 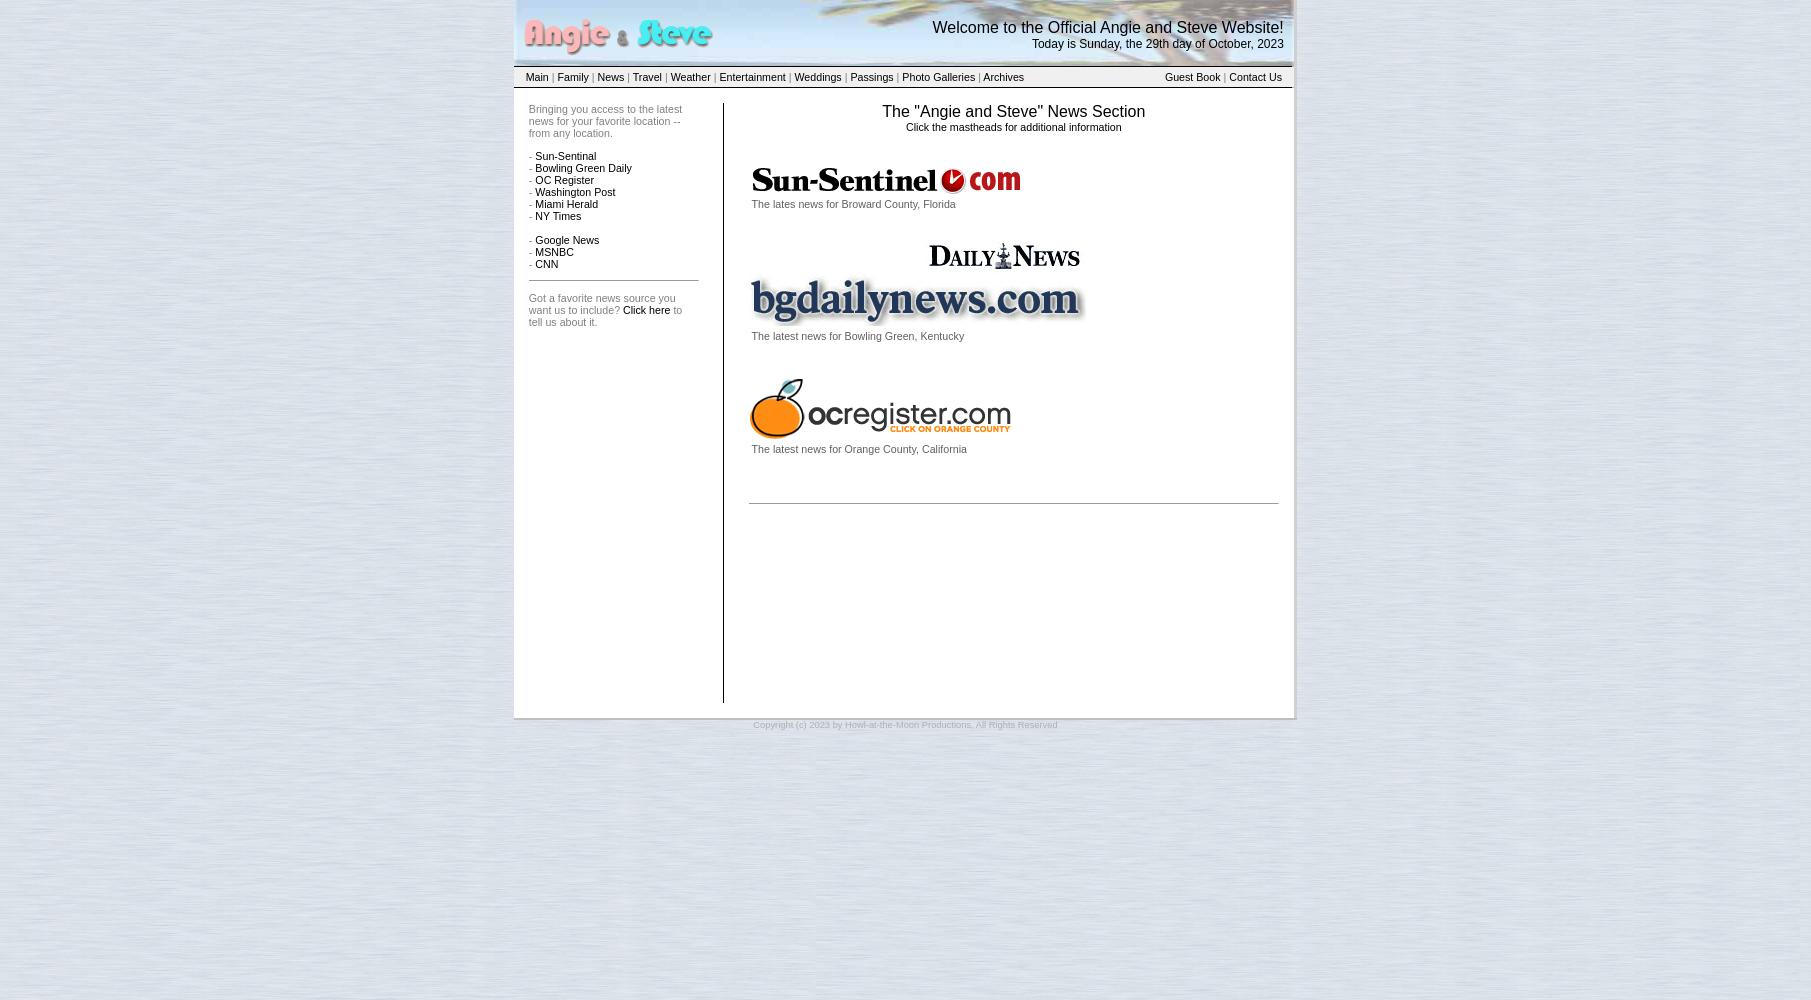 I want to click on 'Welcome to the Official Angie and Steve Website!', so click(x=930, y=26).